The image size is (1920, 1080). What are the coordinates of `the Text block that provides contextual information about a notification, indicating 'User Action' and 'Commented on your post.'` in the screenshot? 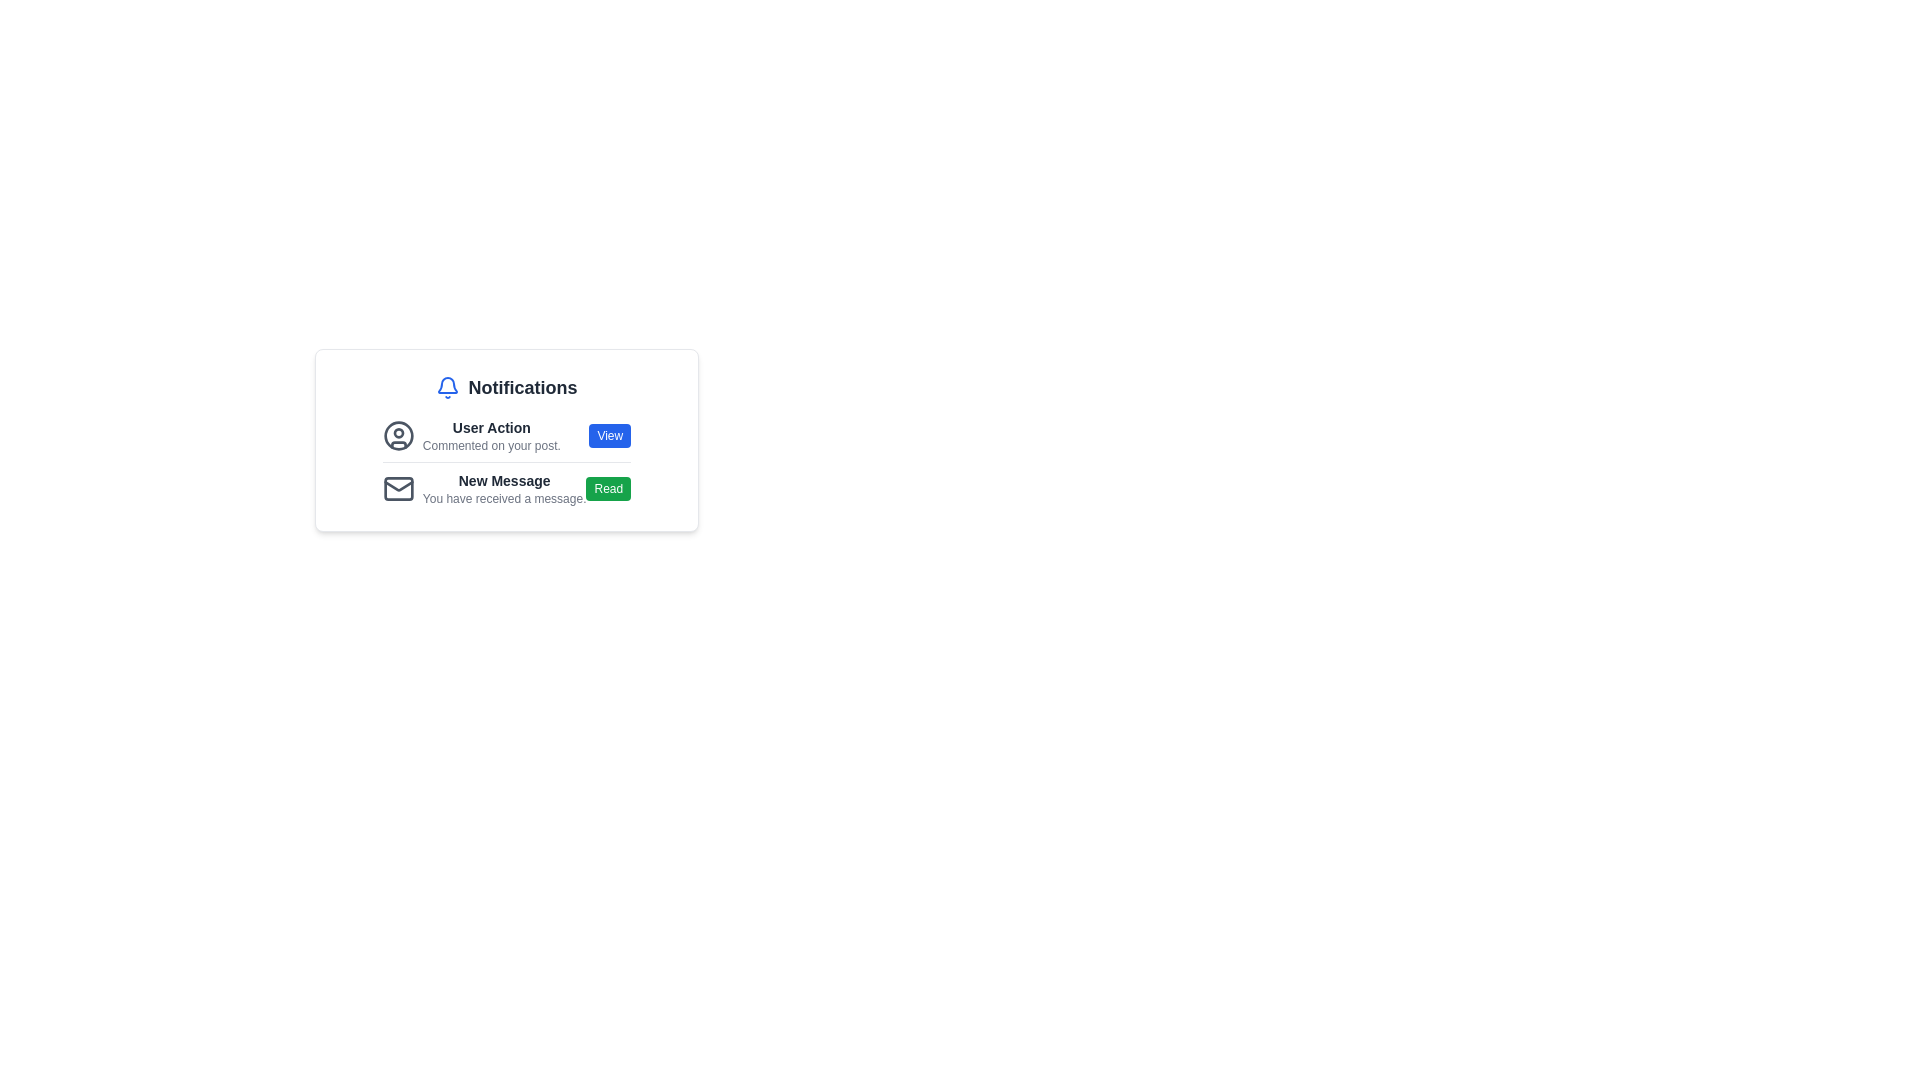 It's located at (491, 434).